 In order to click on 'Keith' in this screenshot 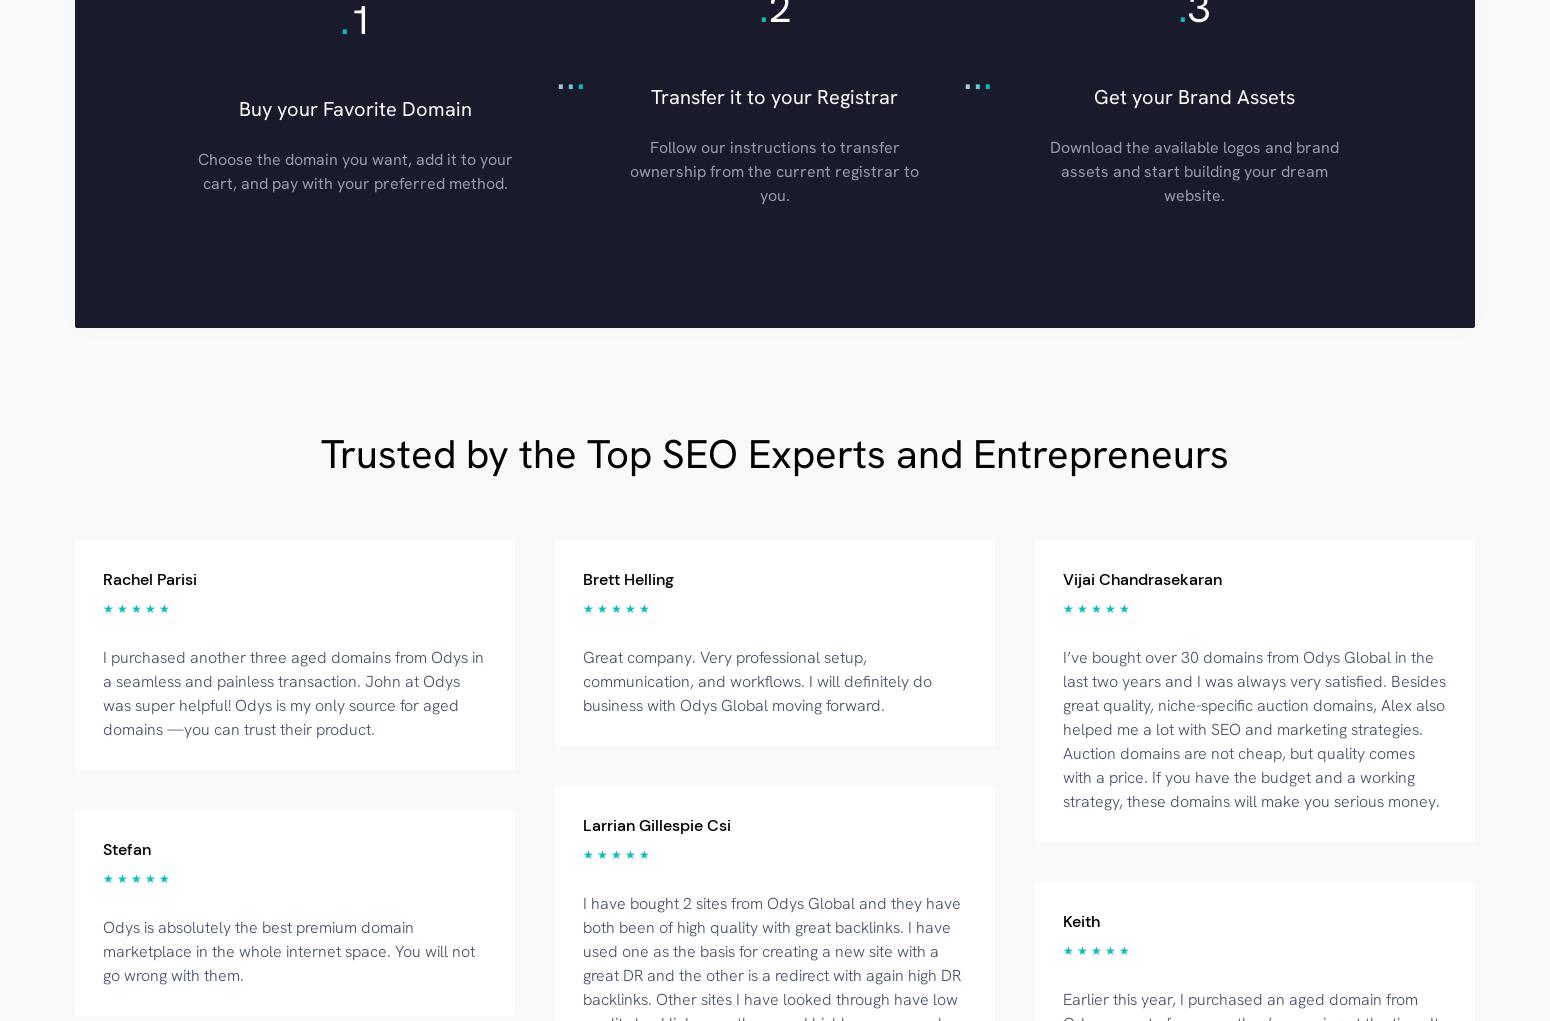, I will do `click(1081, 920)`.